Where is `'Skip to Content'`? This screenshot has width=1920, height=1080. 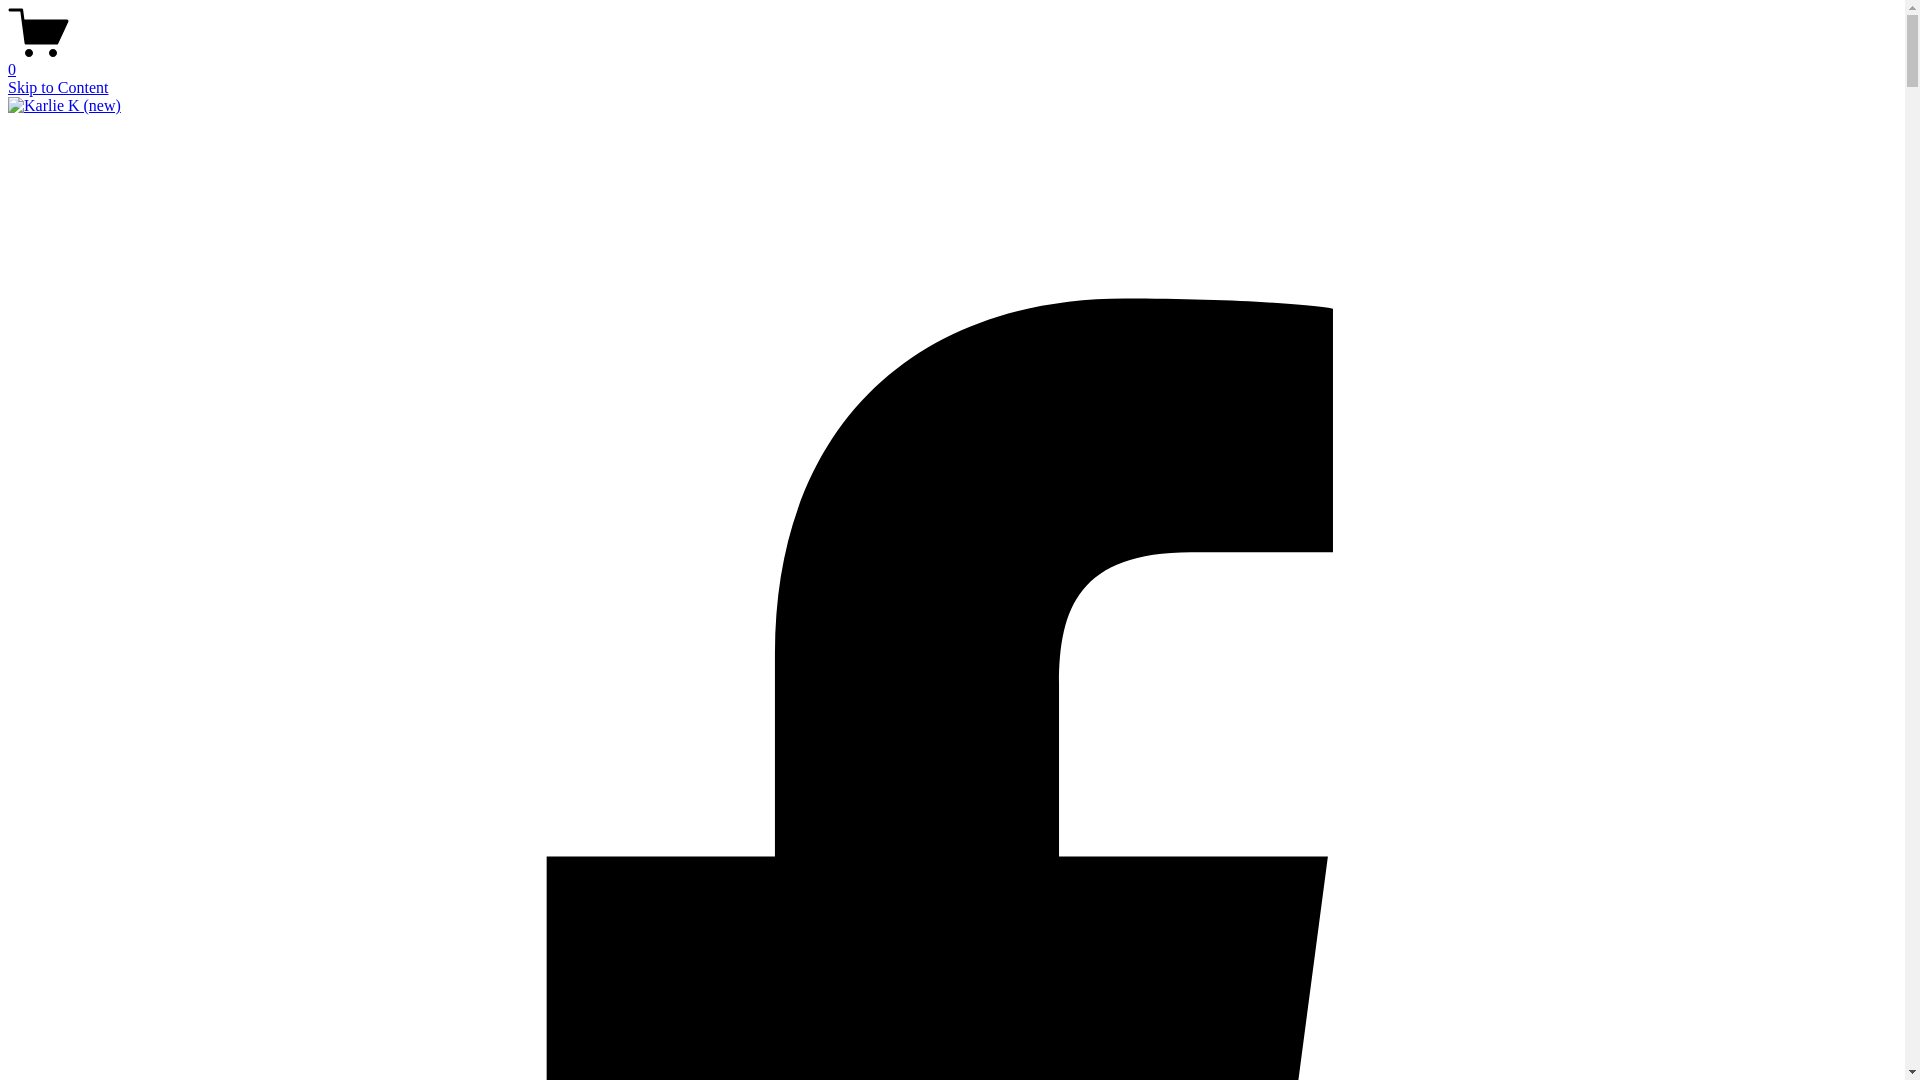 'Skip to Content' is located at coordinates (8, 86).